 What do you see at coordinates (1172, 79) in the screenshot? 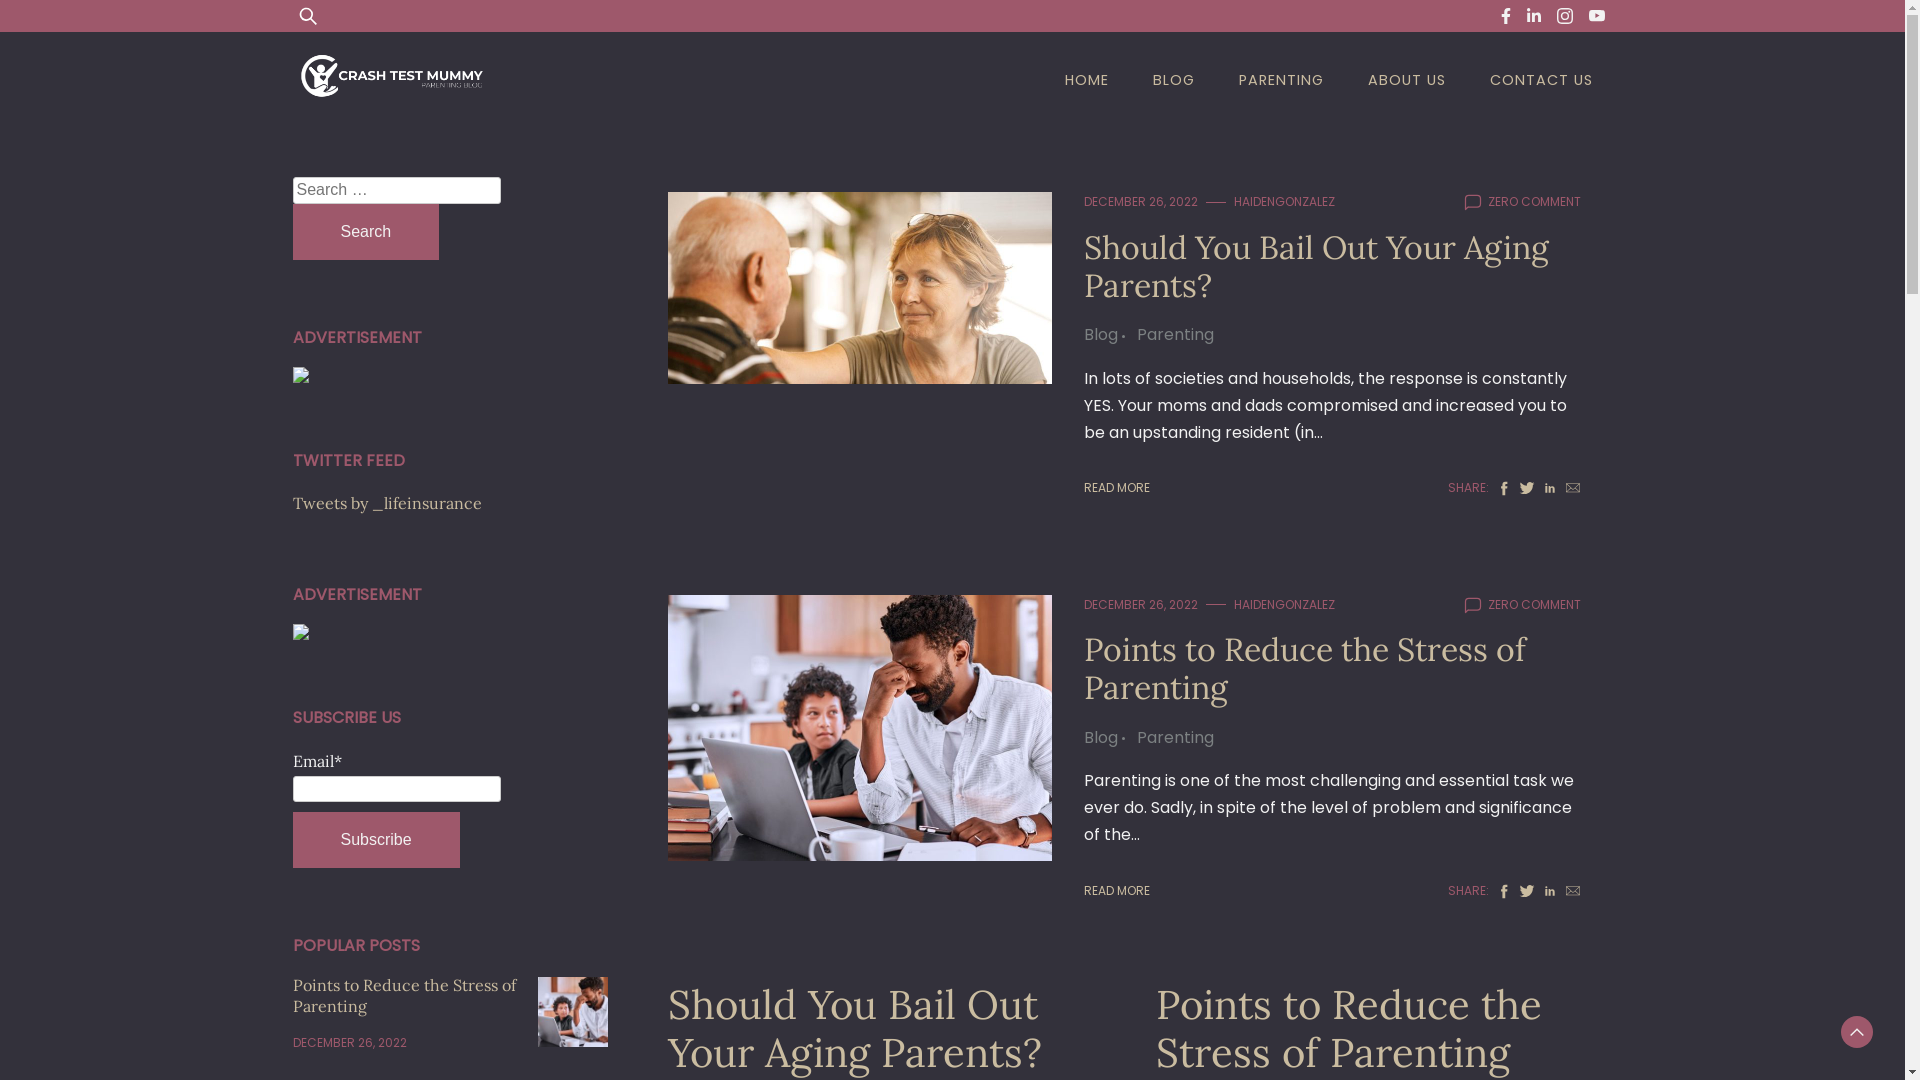
I see `'BLOG'` at bounding box center [1172, 79].